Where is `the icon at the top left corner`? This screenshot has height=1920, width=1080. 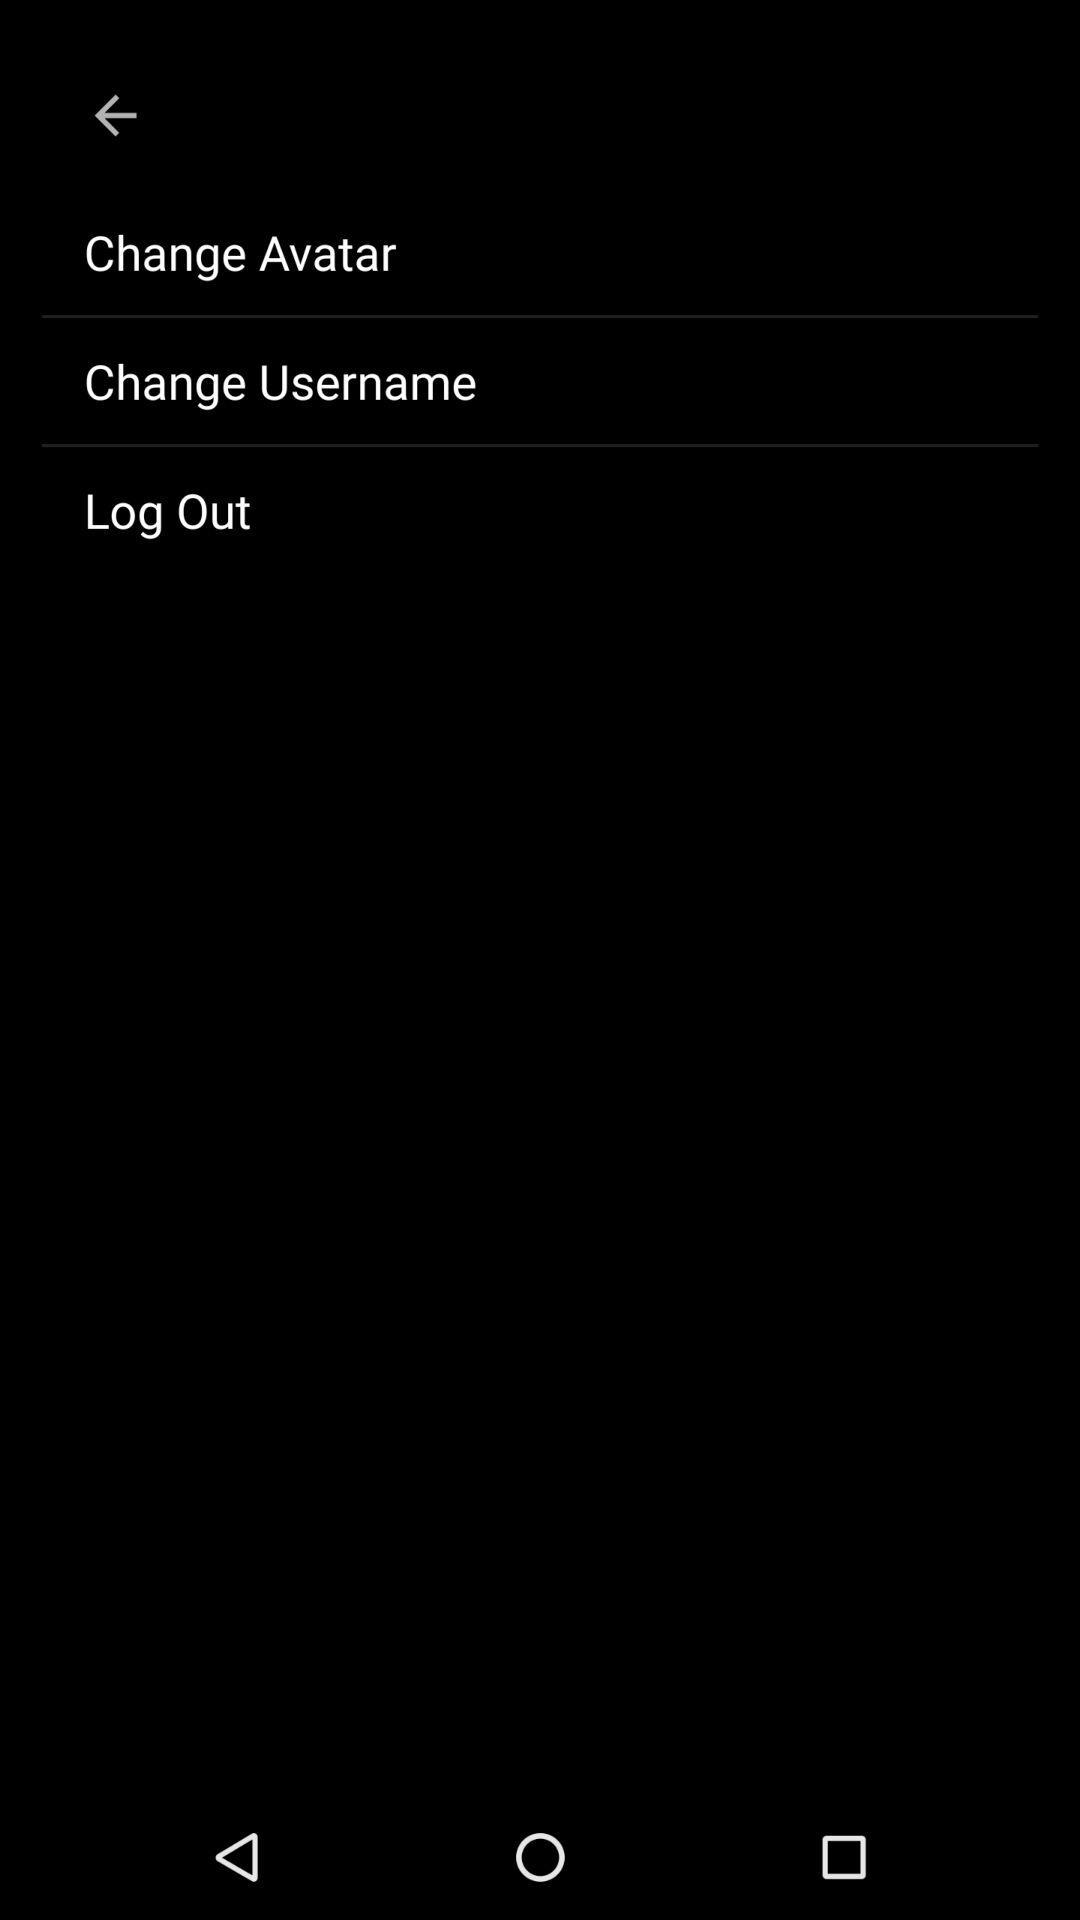
the icon at the top left corner is located at coordinates (115, 114).